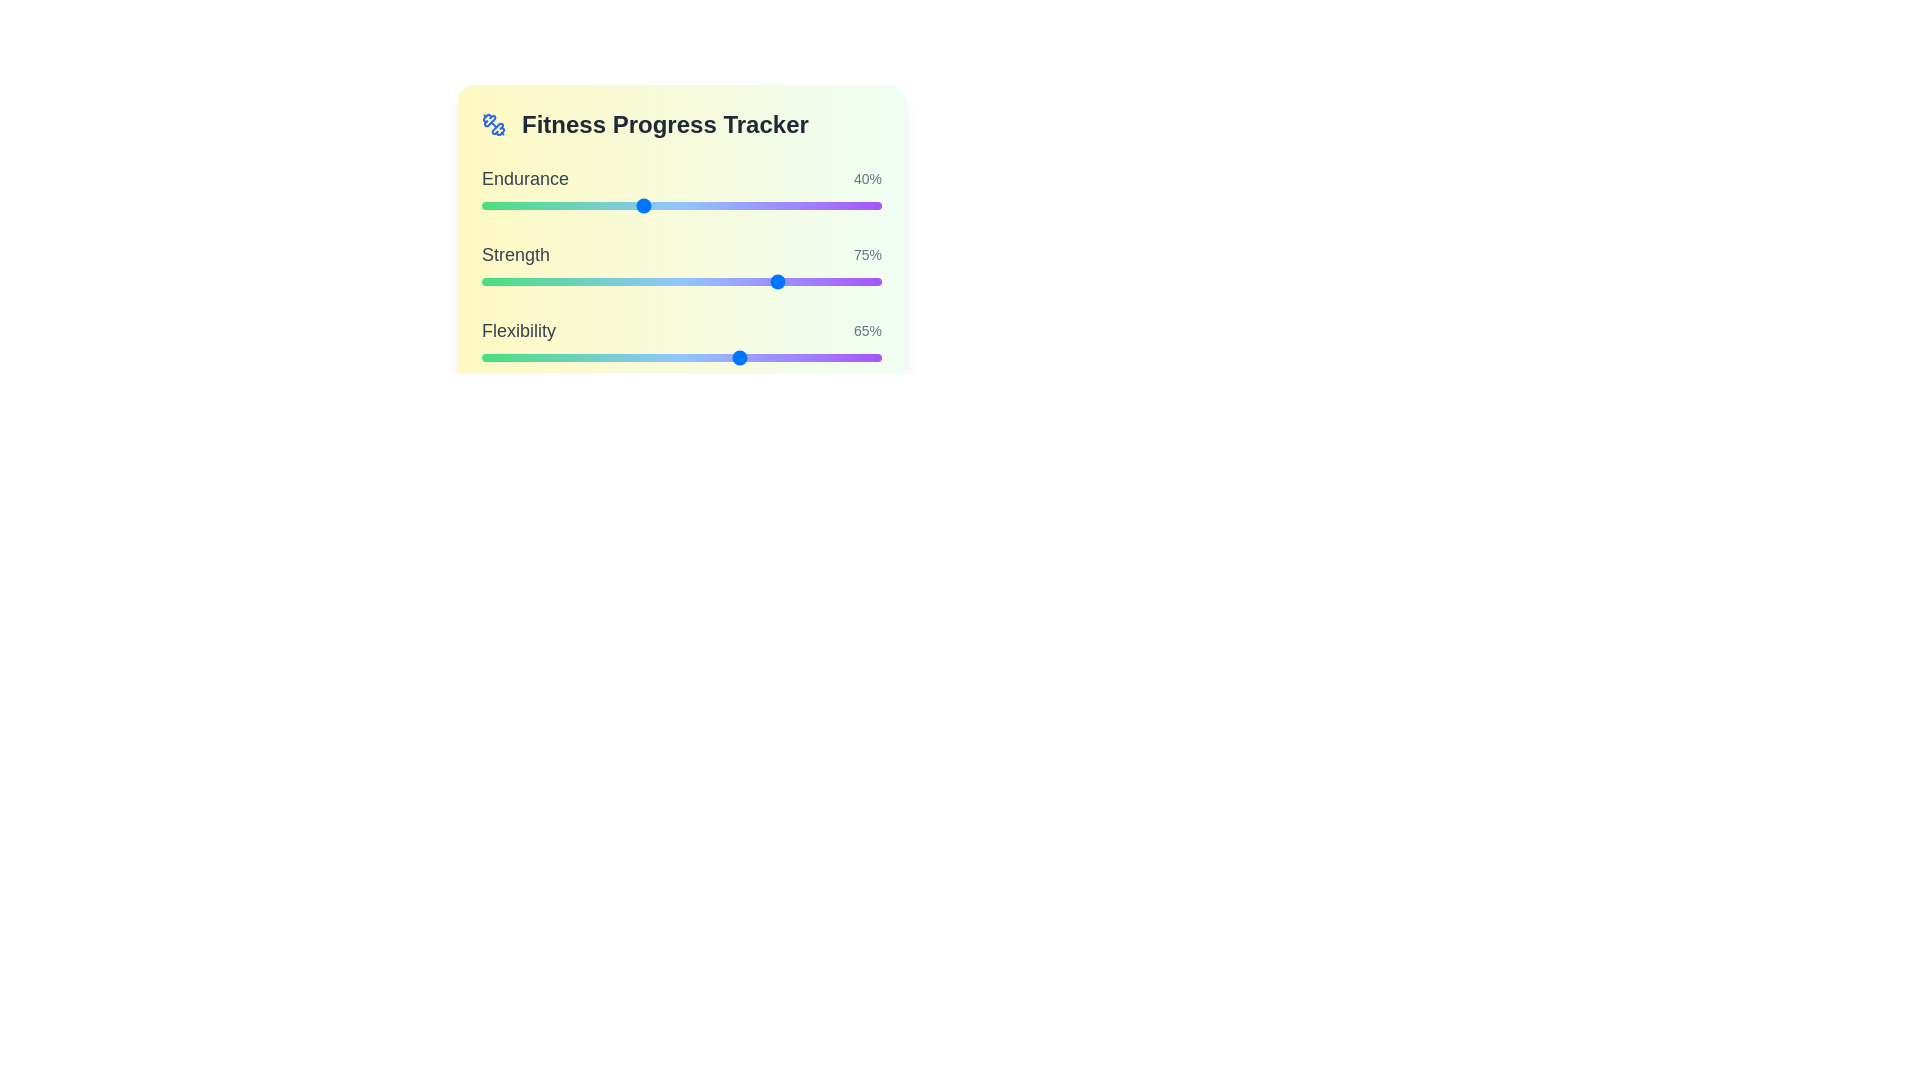  What do you see at coordinates (502, 281) in the screenshot?
I see `the slider value` at bounding box center [502, 281].